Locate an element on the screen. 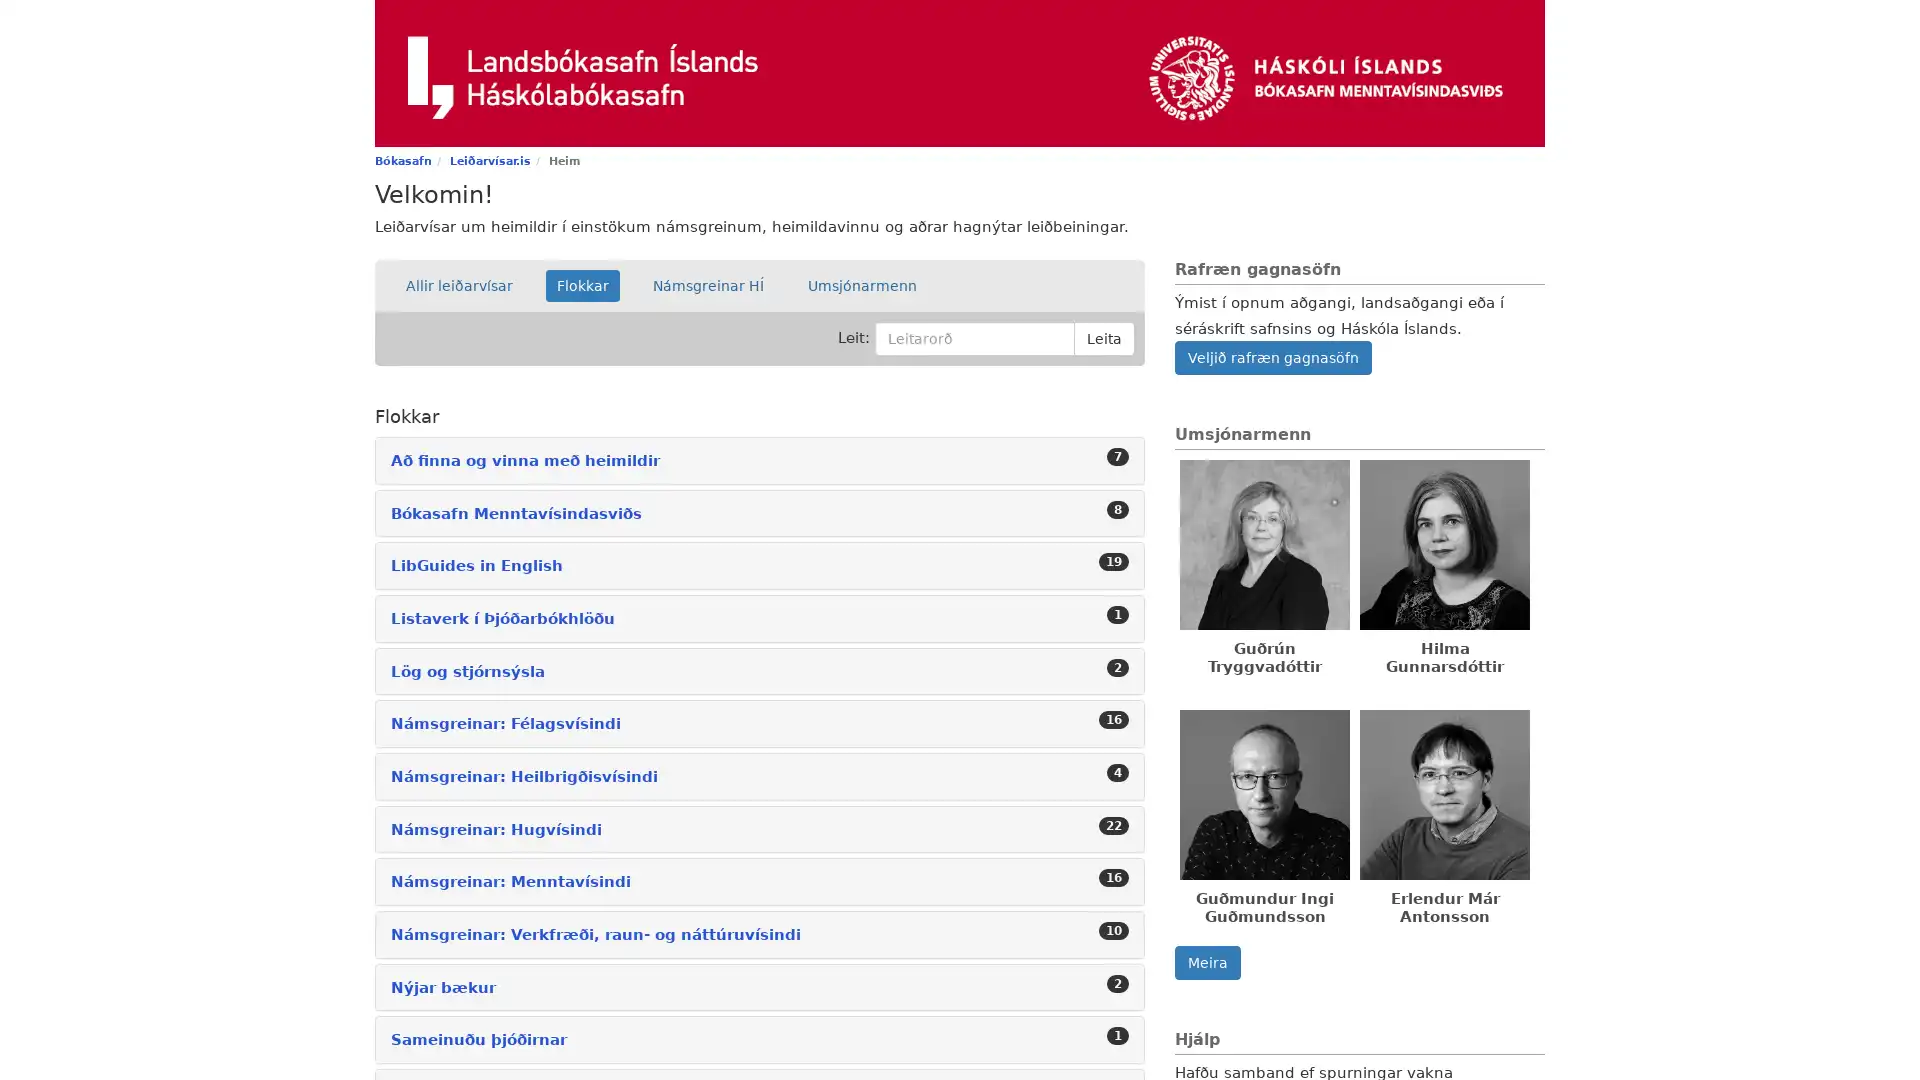  Allir leiarvisar is located at coordinates (458, 285).